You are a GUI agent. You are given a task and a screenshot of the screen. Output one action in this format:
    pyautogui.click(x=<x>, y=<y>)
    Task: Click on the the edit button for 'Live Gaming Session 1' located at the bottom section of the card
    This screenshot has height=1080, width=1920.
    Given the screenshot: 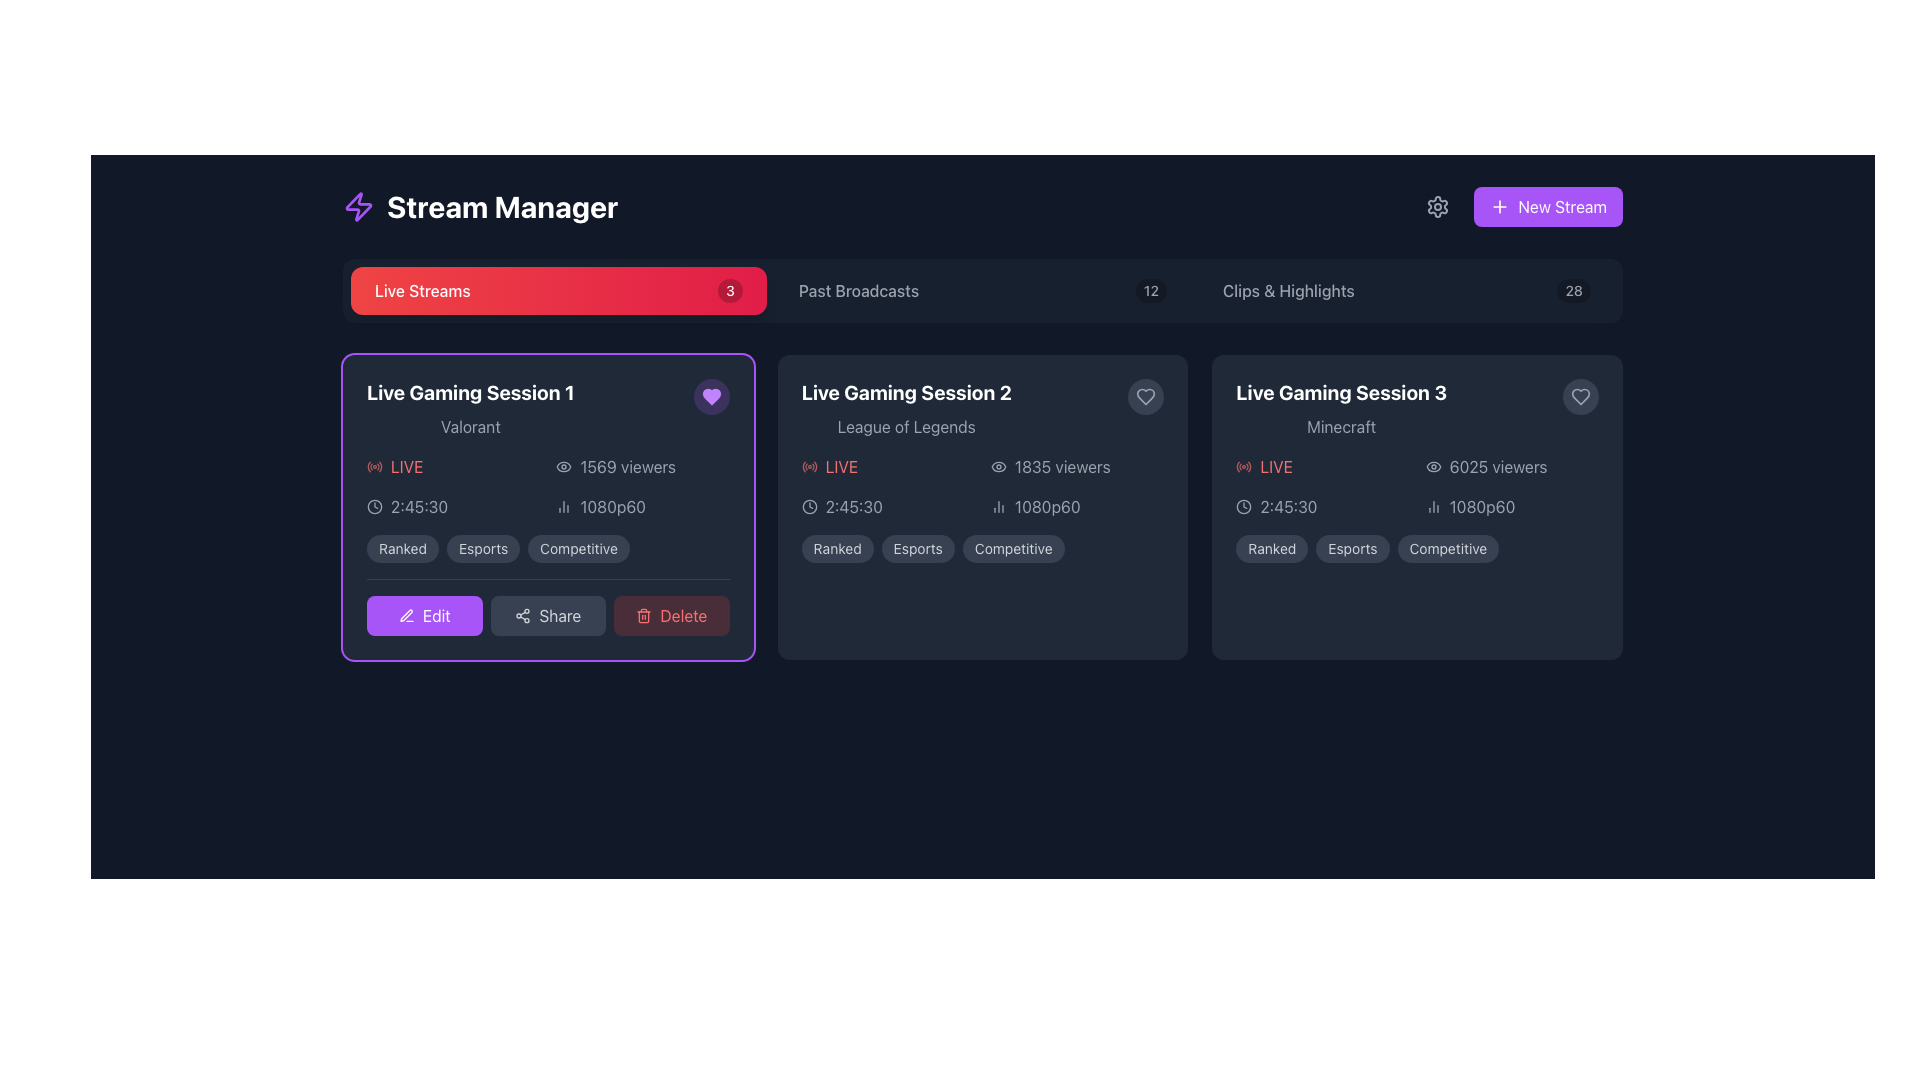 What is the action you would take?
    pyautogui.click(x=423, y=615)
    